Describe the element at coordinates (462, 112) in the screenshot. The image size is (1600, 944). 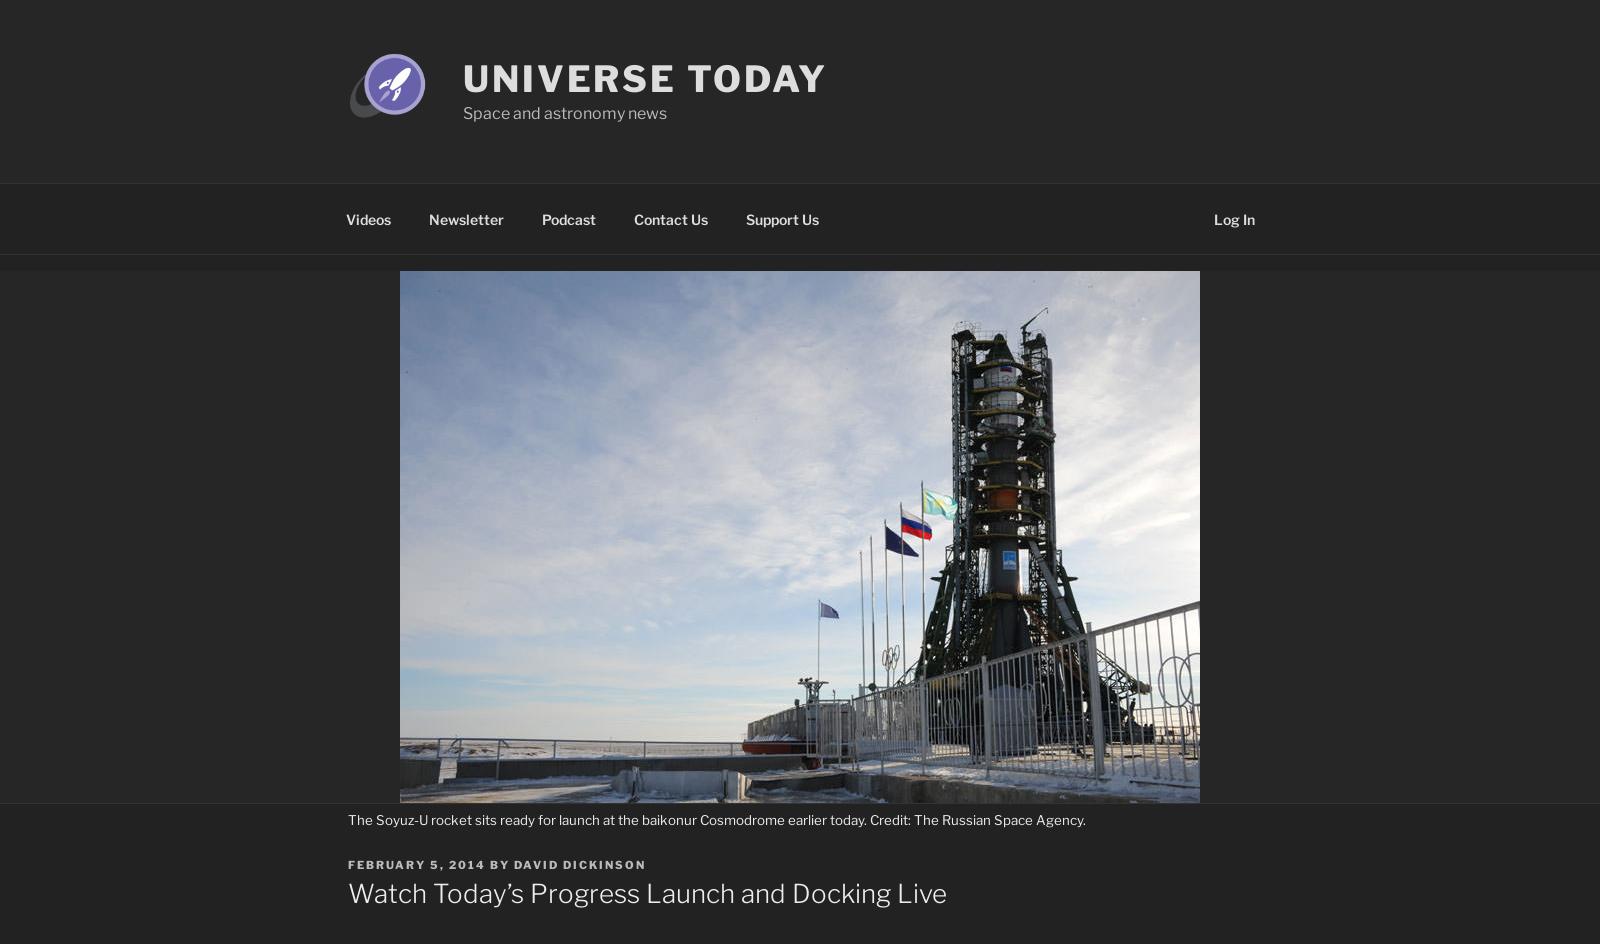
I see `'Space and astronomy news'` at that location.